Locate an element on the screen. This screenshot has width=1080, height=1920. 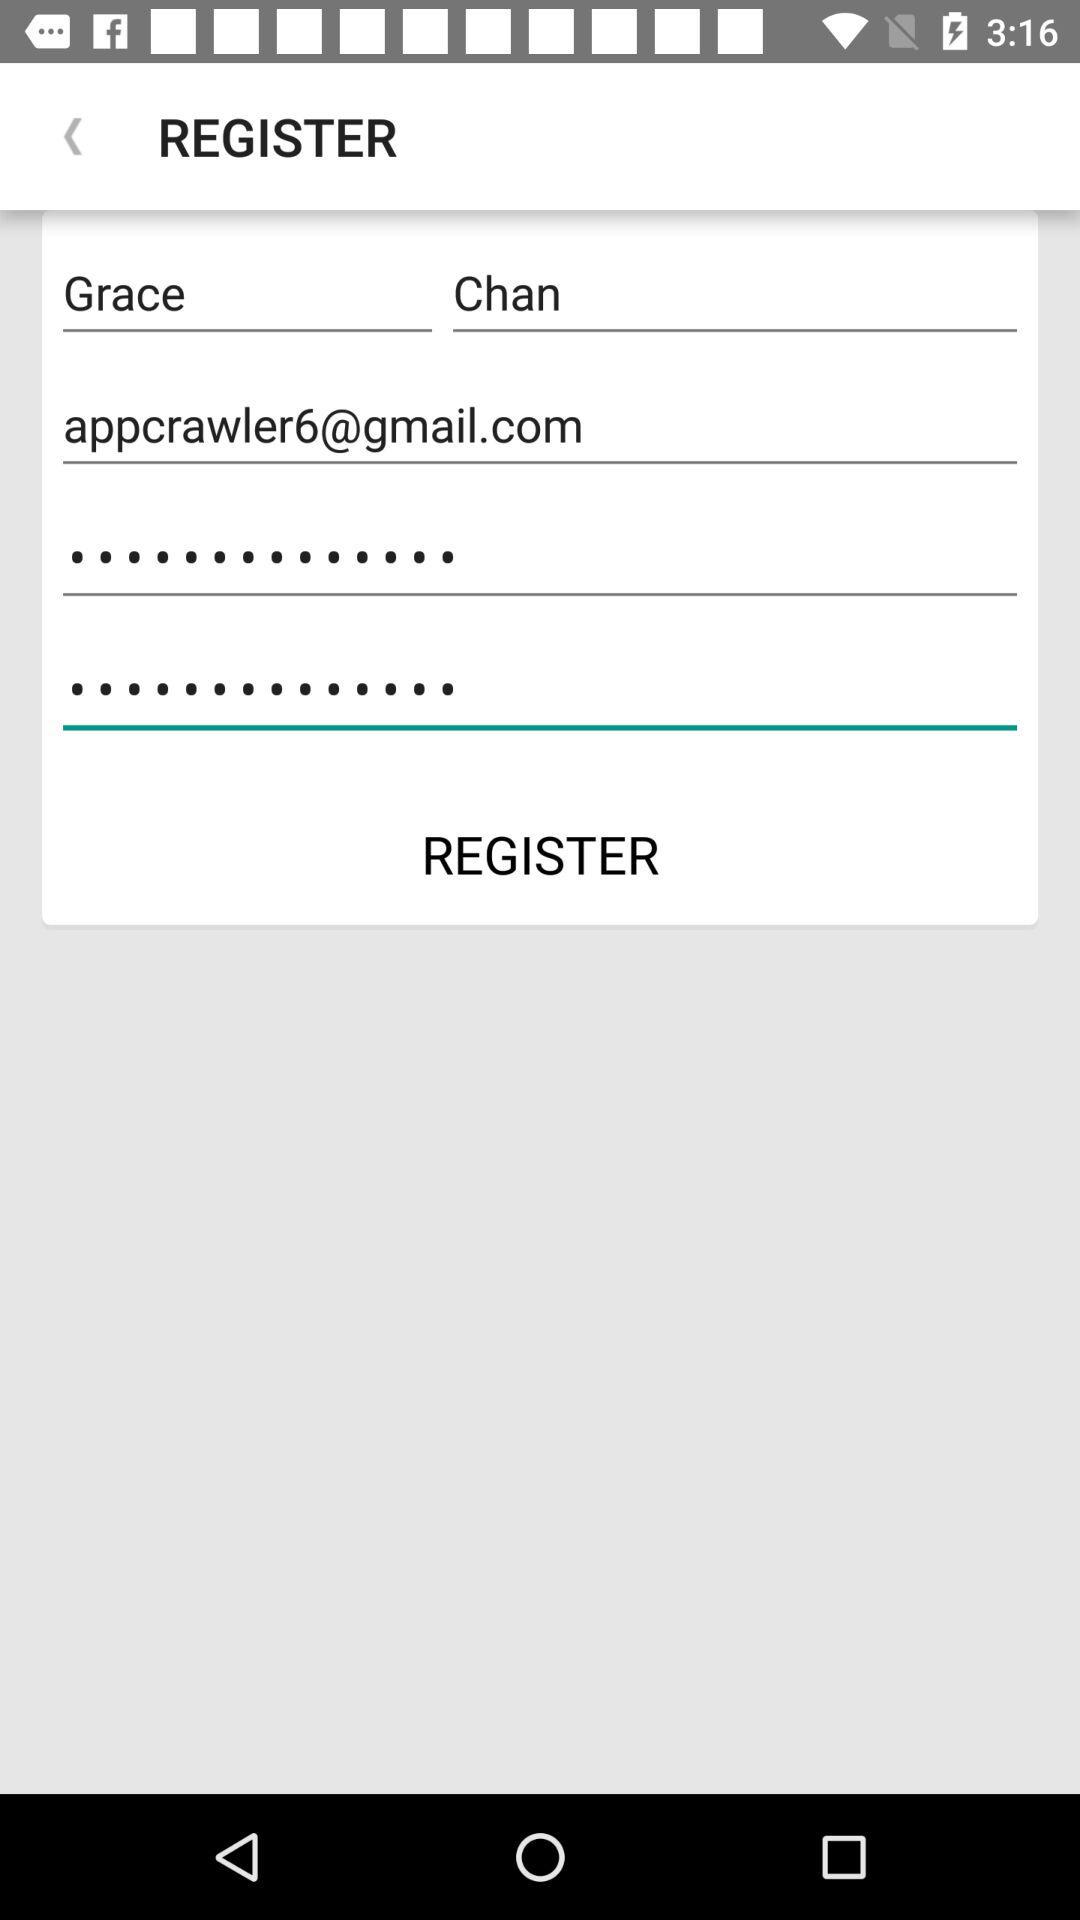
the chan is located at coordinates (735, 292).